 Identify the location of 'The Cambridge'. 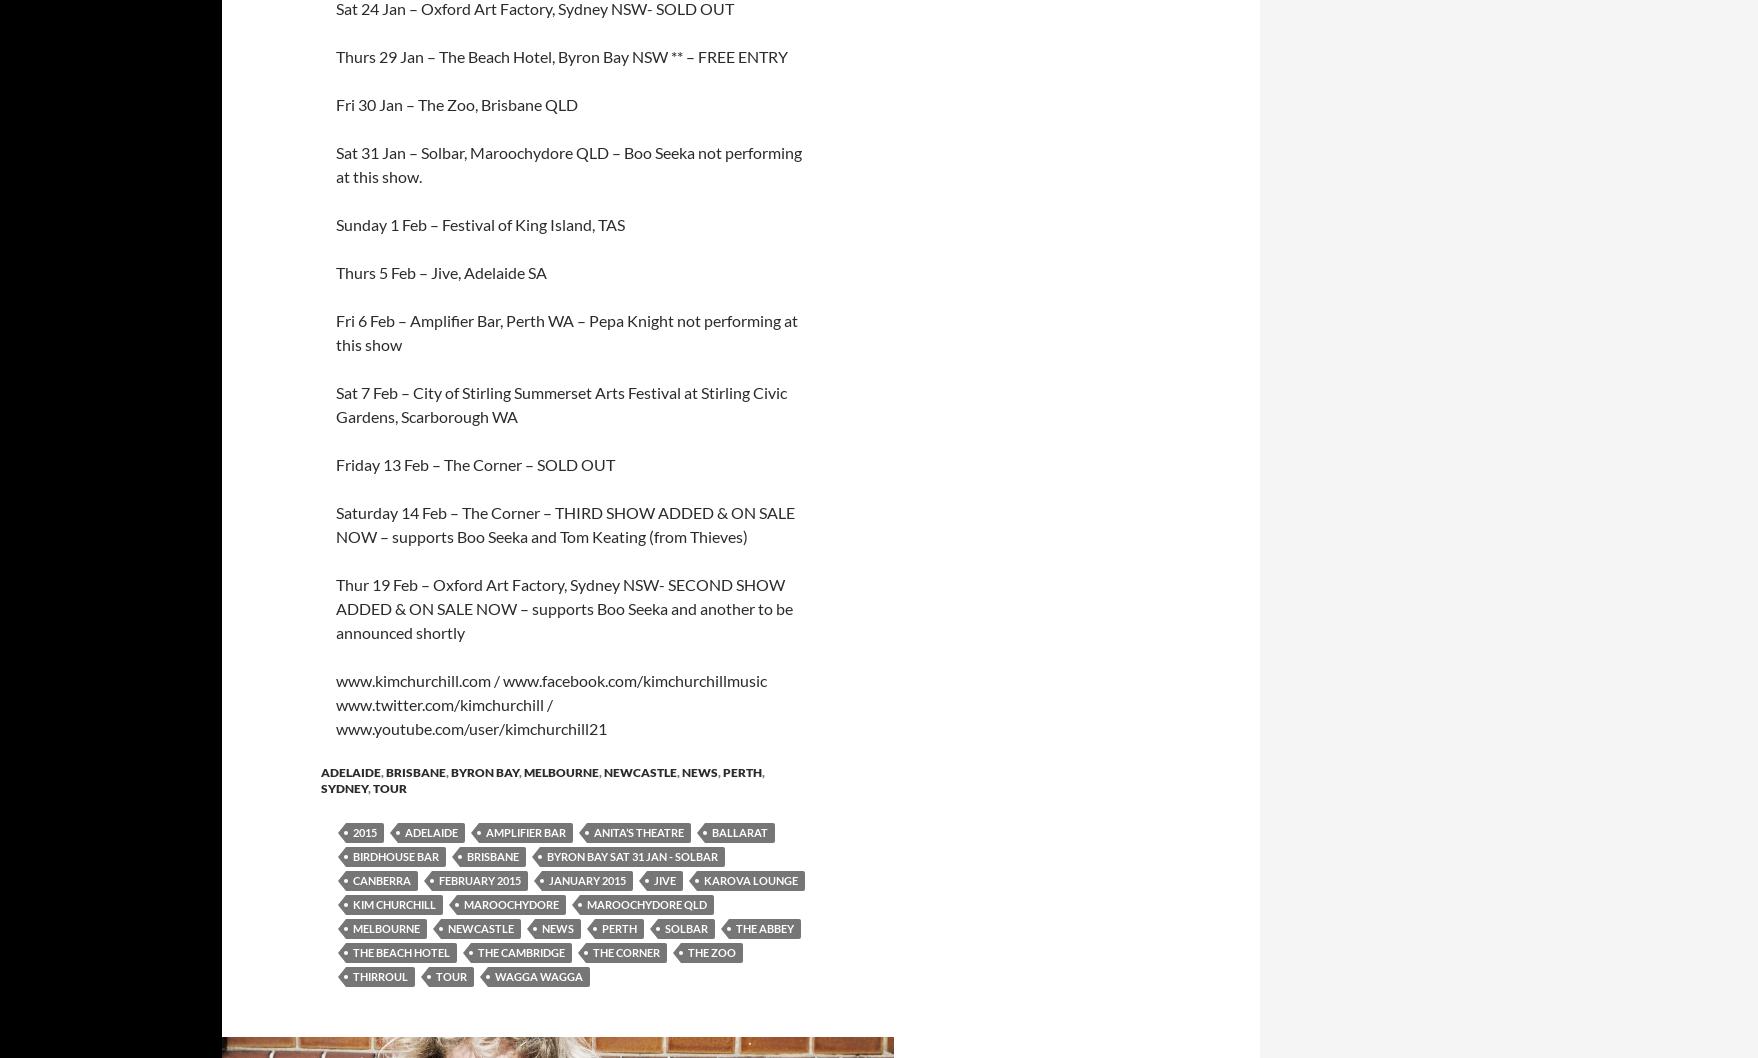
(520, 952).